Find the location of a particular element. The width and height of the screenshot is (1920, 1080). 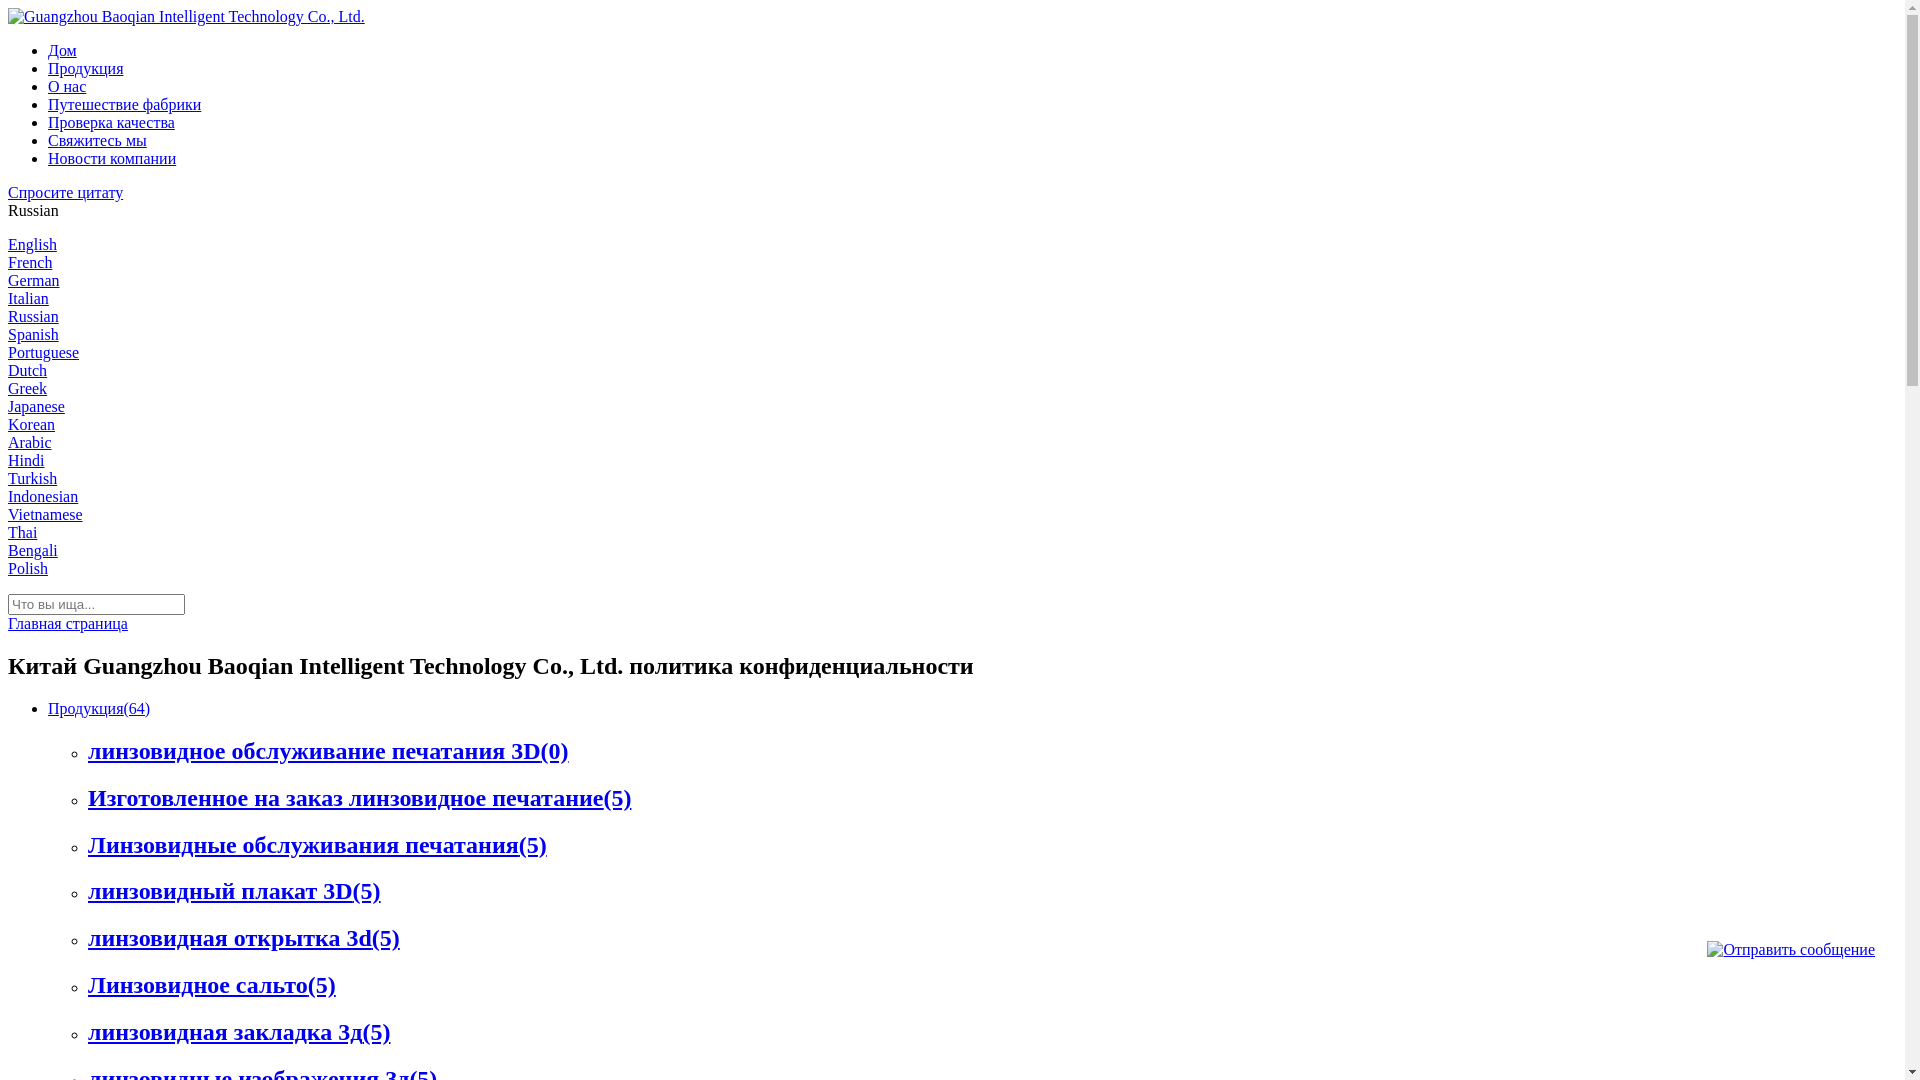

'Arabic' is located at coordinates (29, 441).